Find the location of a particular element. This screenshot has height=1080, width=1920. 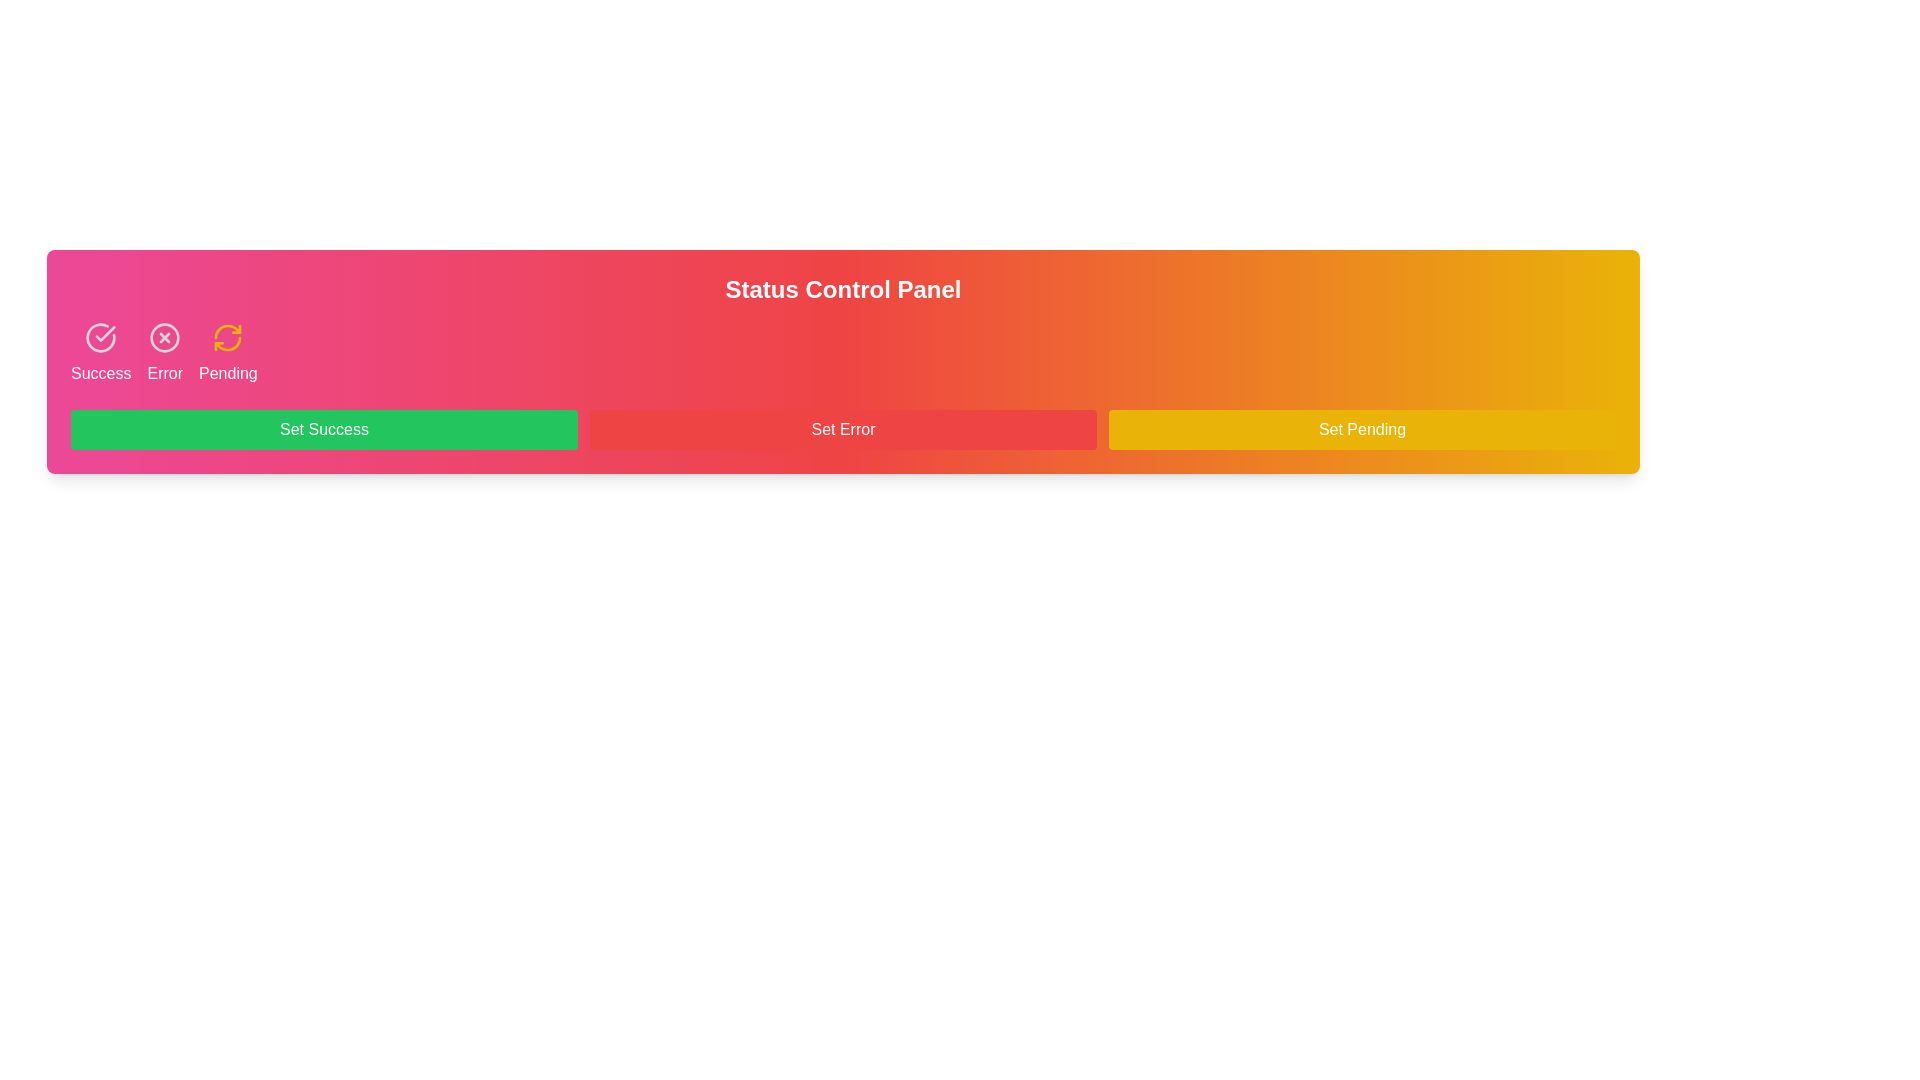

the third button in a horizontal sequence to set the status of the operation to 'Pending' is located at coordinates (1361, 428).